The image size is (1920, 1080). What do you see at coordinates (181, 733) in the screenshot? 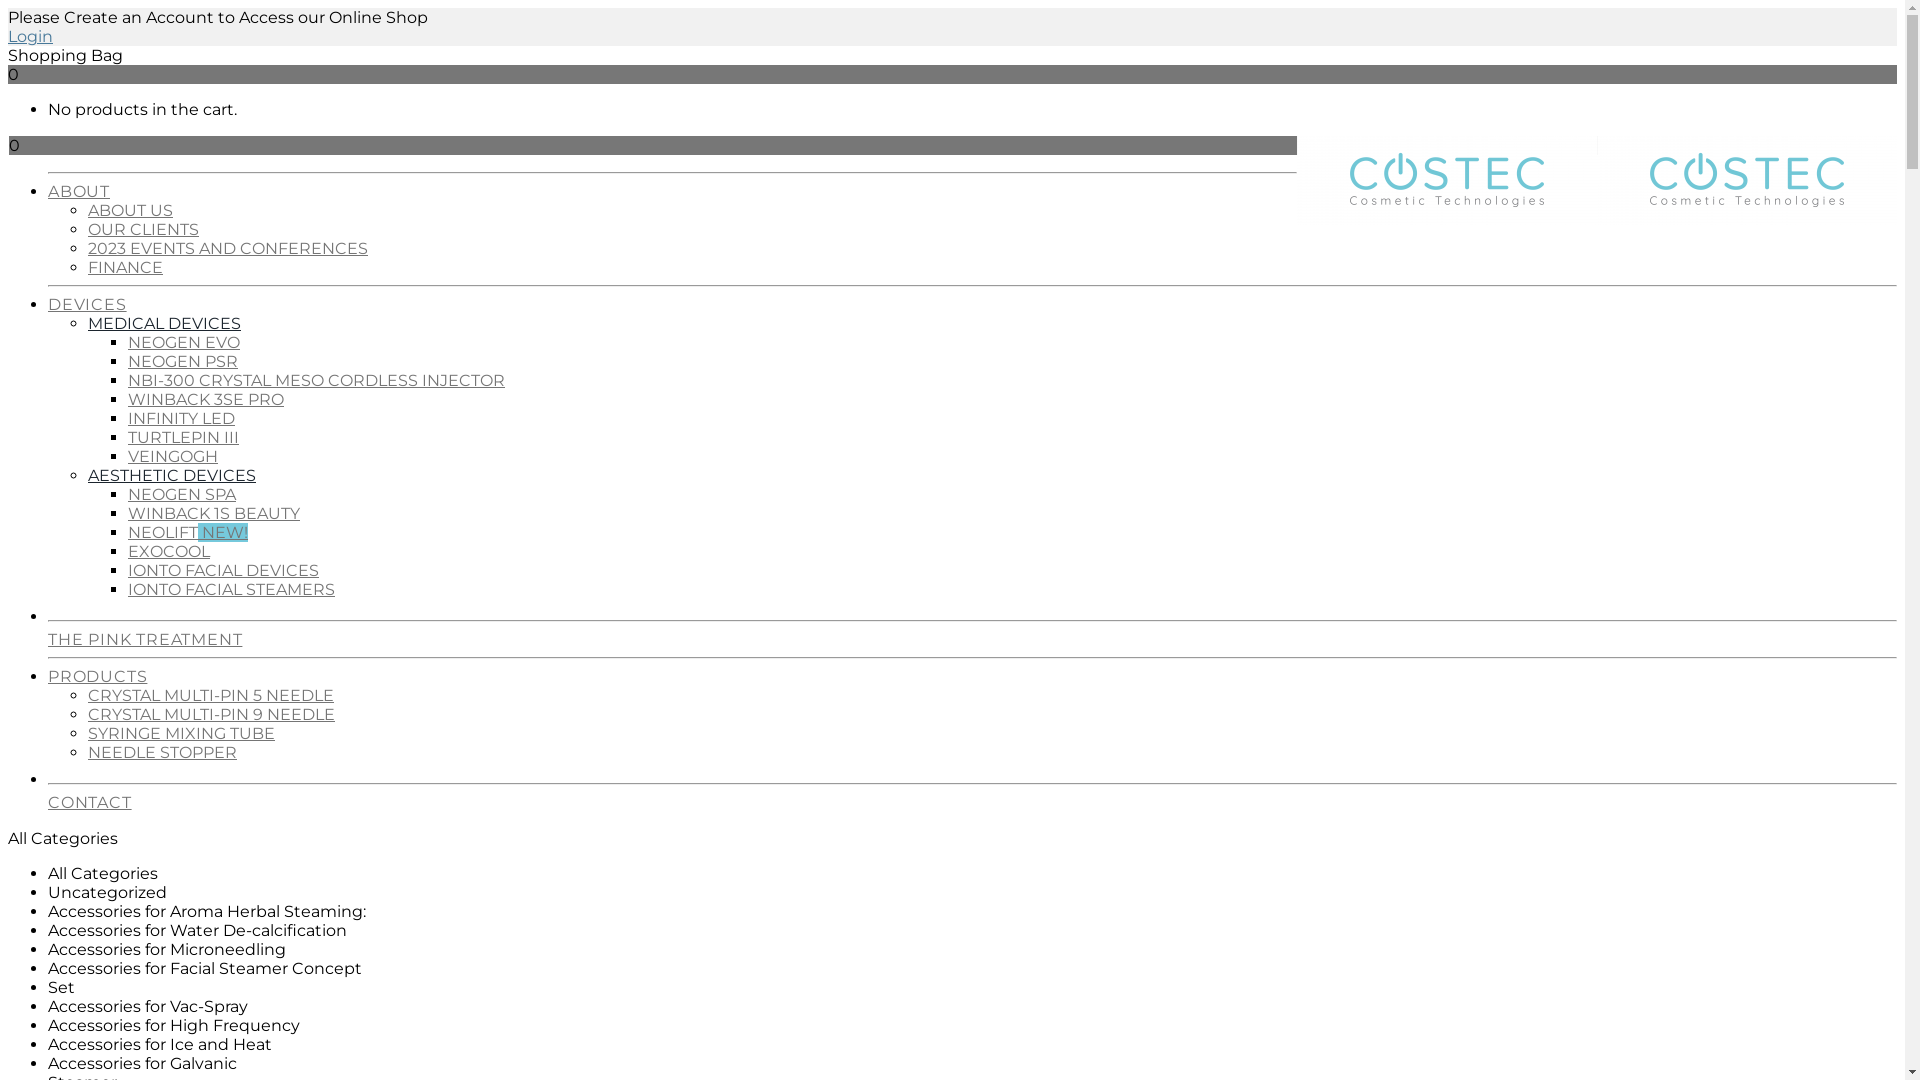
I see `'SYRINGE MIXING TUBE'` at bounding box center [181, 733].